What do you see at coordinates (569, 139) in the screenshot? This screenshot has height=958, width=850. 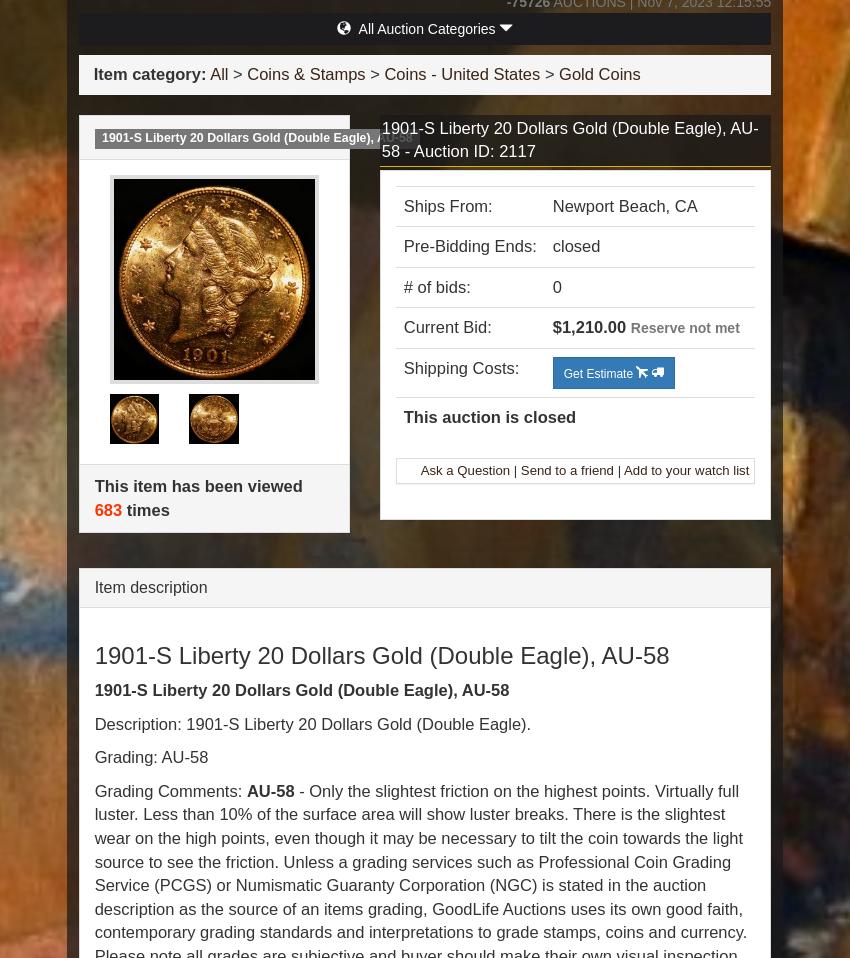 I see `'1901-S Liberty 20 Dollars Gold (Double Eagle), AU-58 - Auction ID: 2117'` at bounding box center [569, 139].